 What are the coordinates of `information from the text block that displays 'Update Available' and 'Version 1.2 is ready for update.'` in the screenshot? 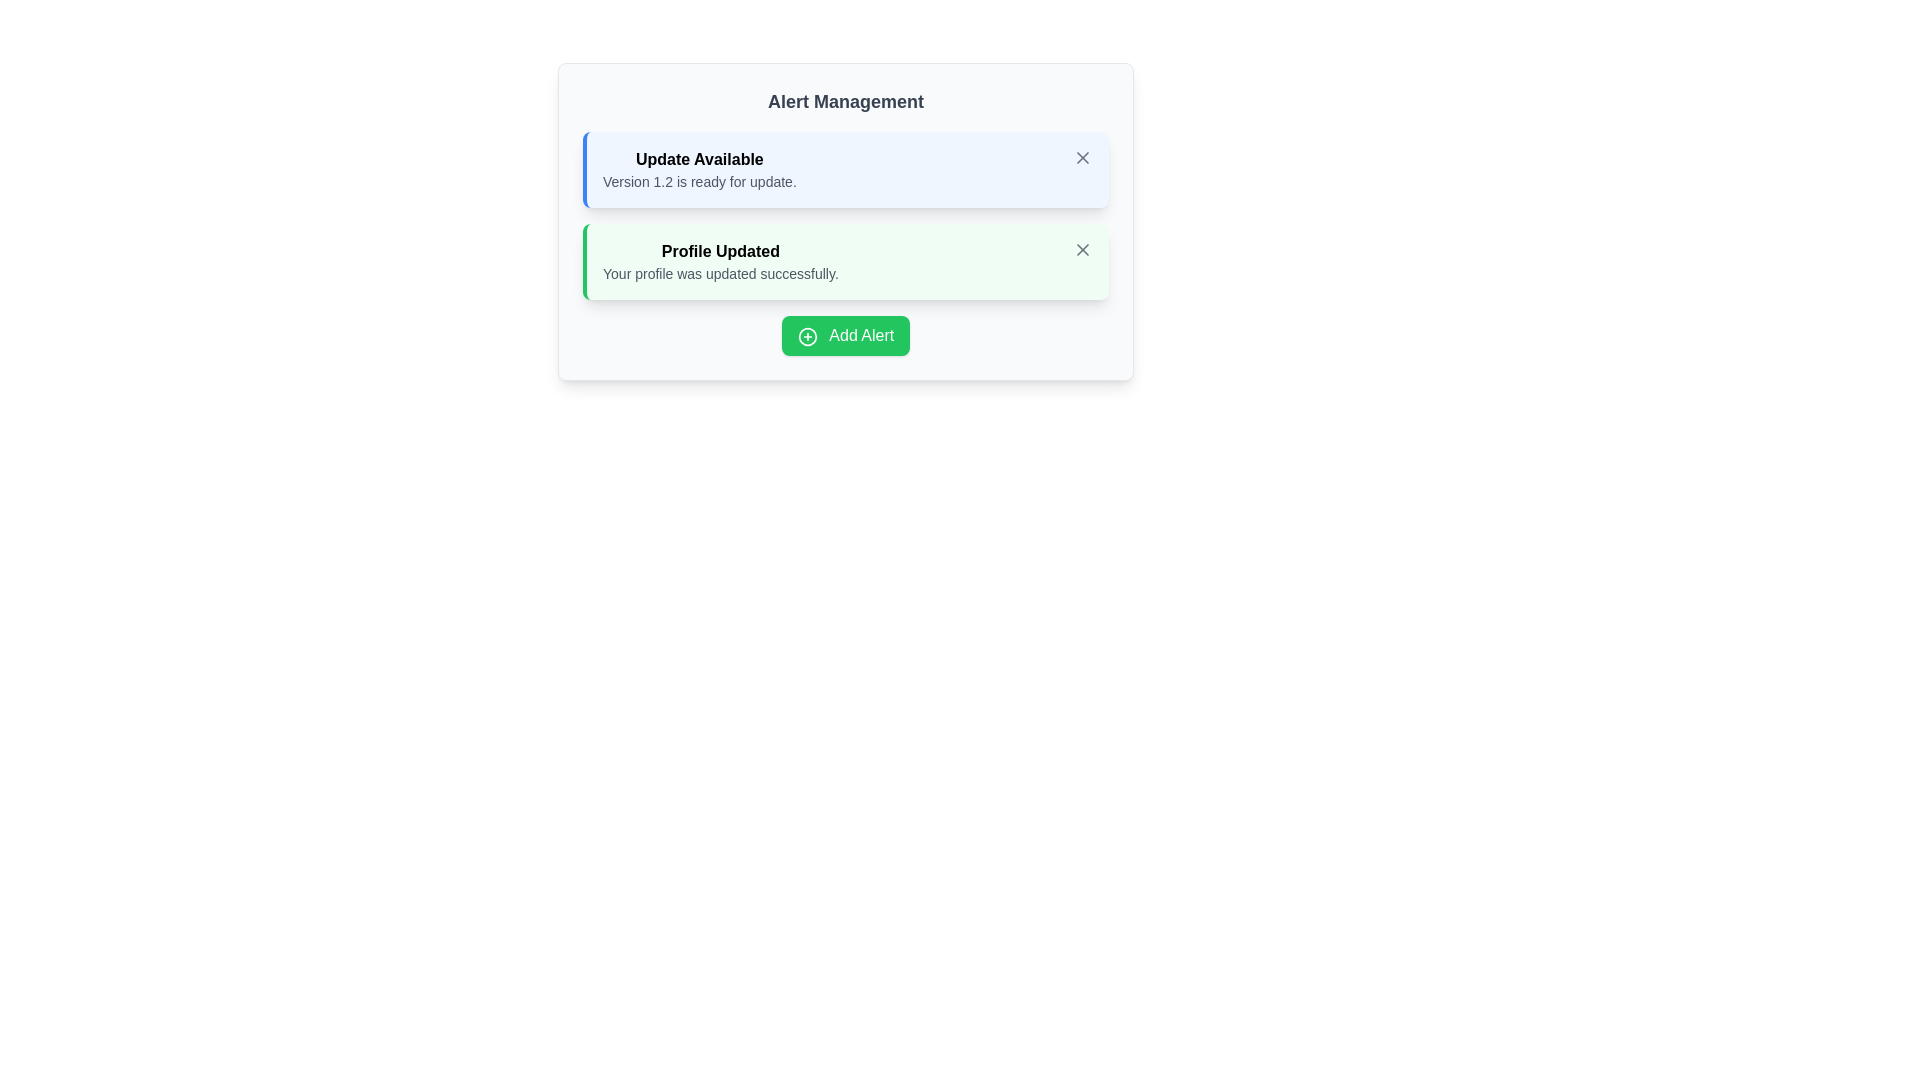 It's located at (699, 168).